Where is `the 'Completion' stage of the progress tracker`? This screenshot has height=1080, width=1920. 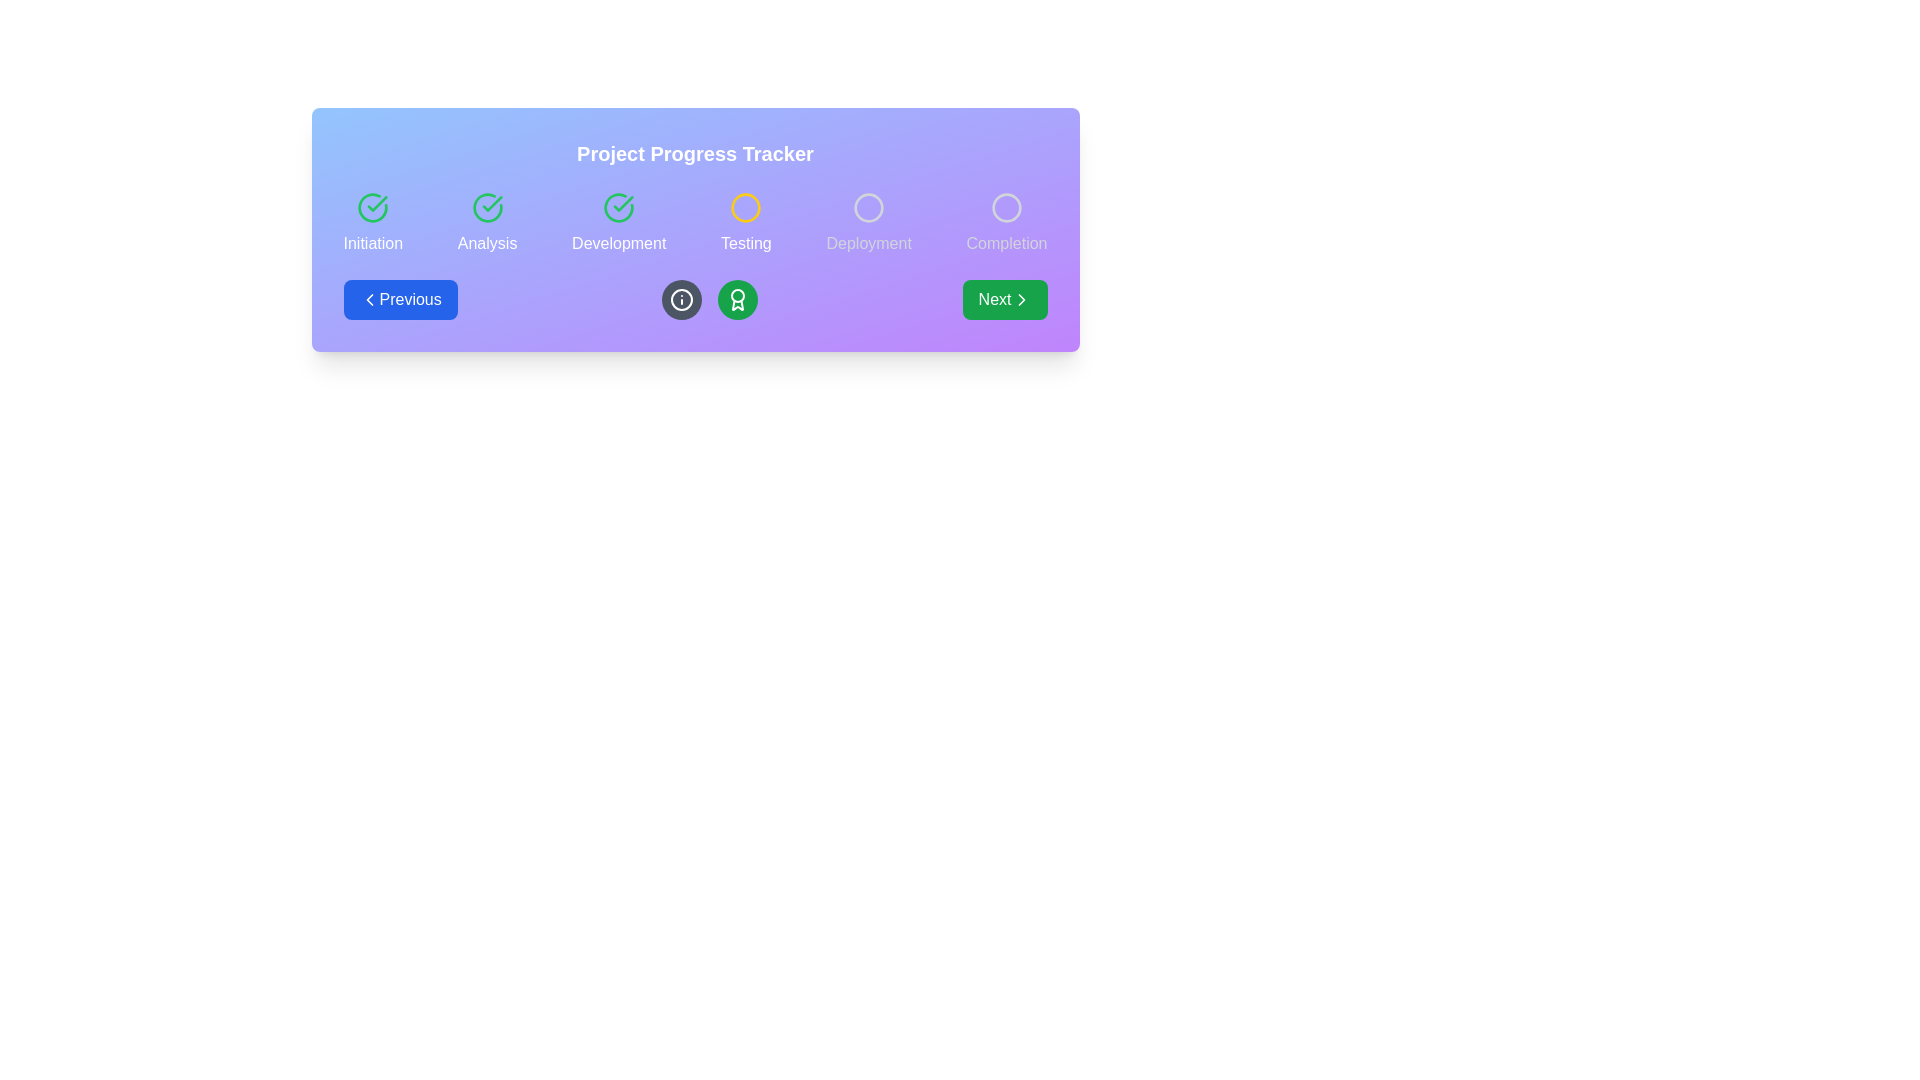
the 'Completion' stage of the progress tracker is located at coordinates (1007, 223).